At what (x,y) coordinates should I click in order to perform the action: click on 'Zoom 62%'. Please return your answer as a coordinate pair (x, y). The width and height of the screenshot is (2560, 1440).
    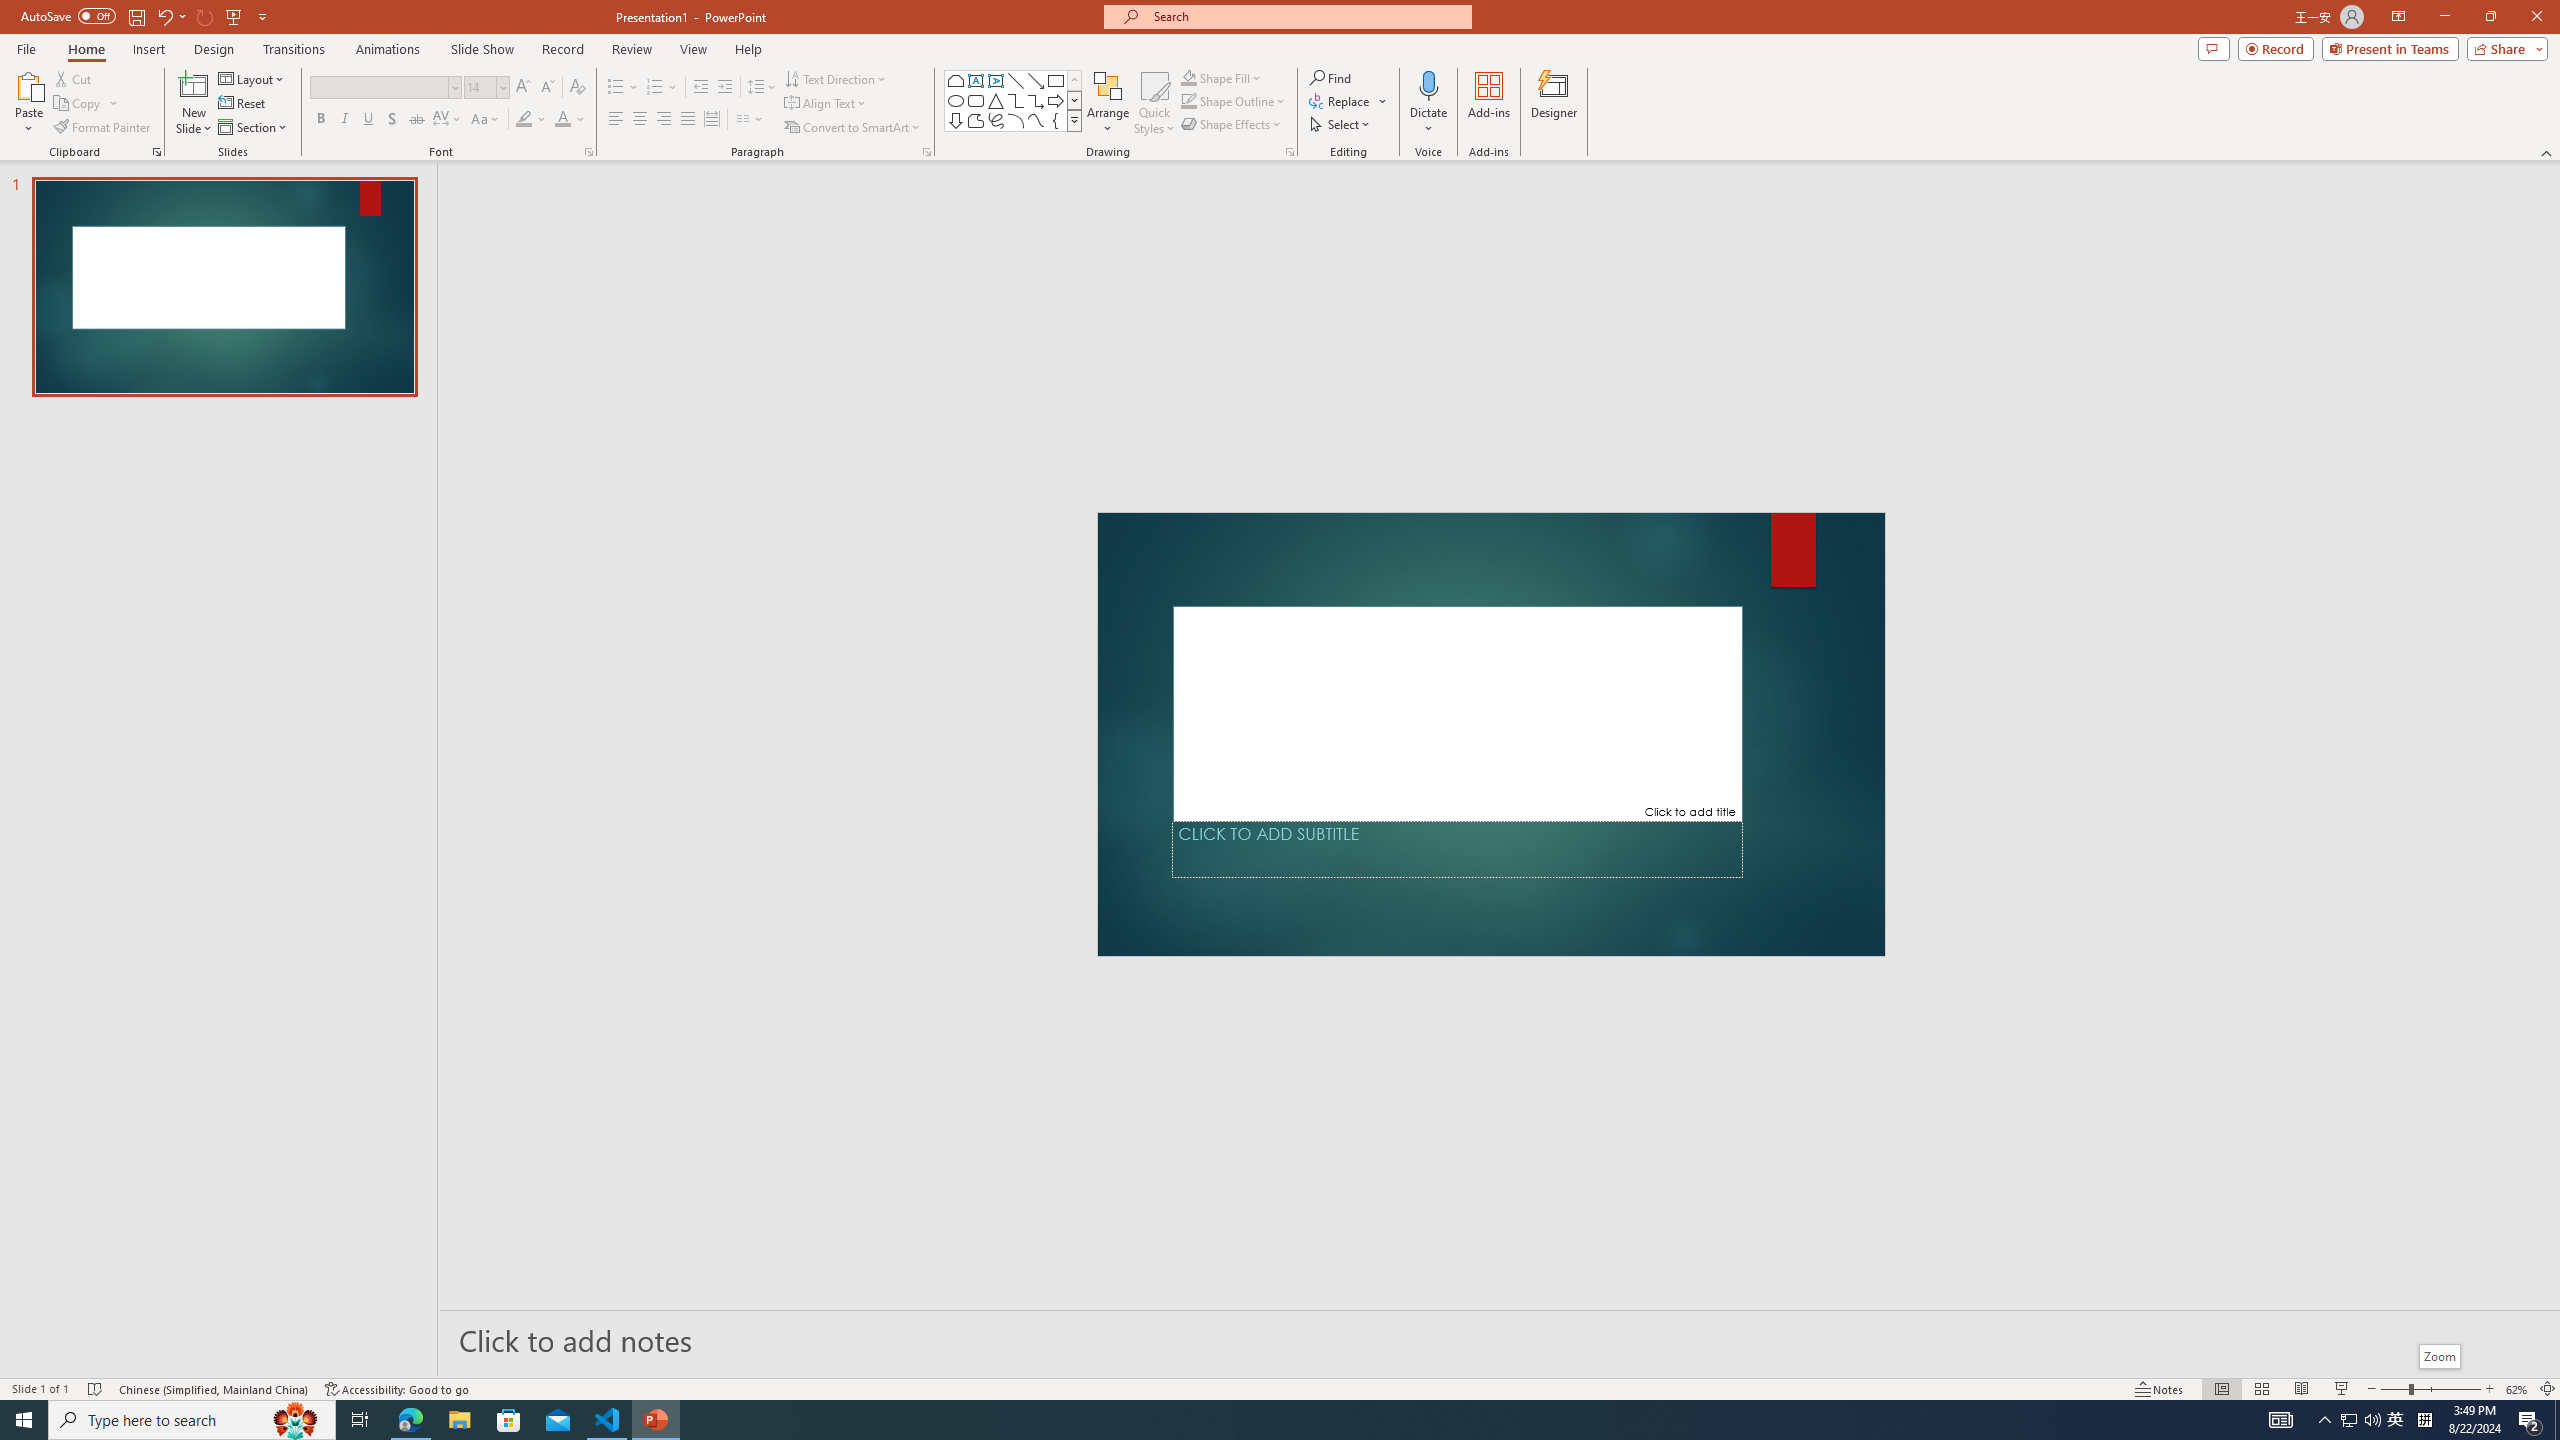
    Looking at the image, I should click on (2516, 1389).